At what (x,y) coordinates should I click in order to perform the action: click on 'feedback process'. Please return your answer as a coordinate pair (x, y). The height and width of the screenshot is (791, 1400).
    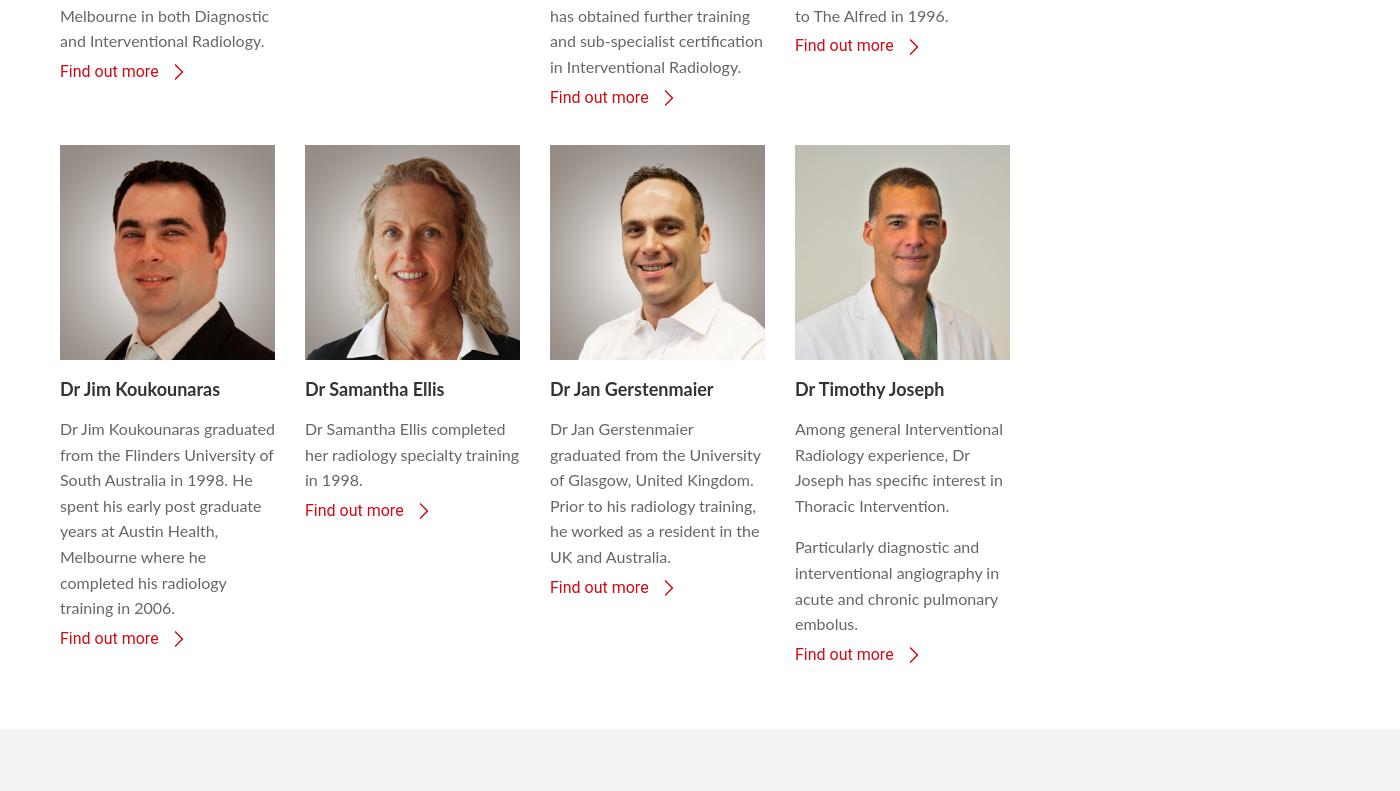
    Looking at the image, I should click on (848, 475).